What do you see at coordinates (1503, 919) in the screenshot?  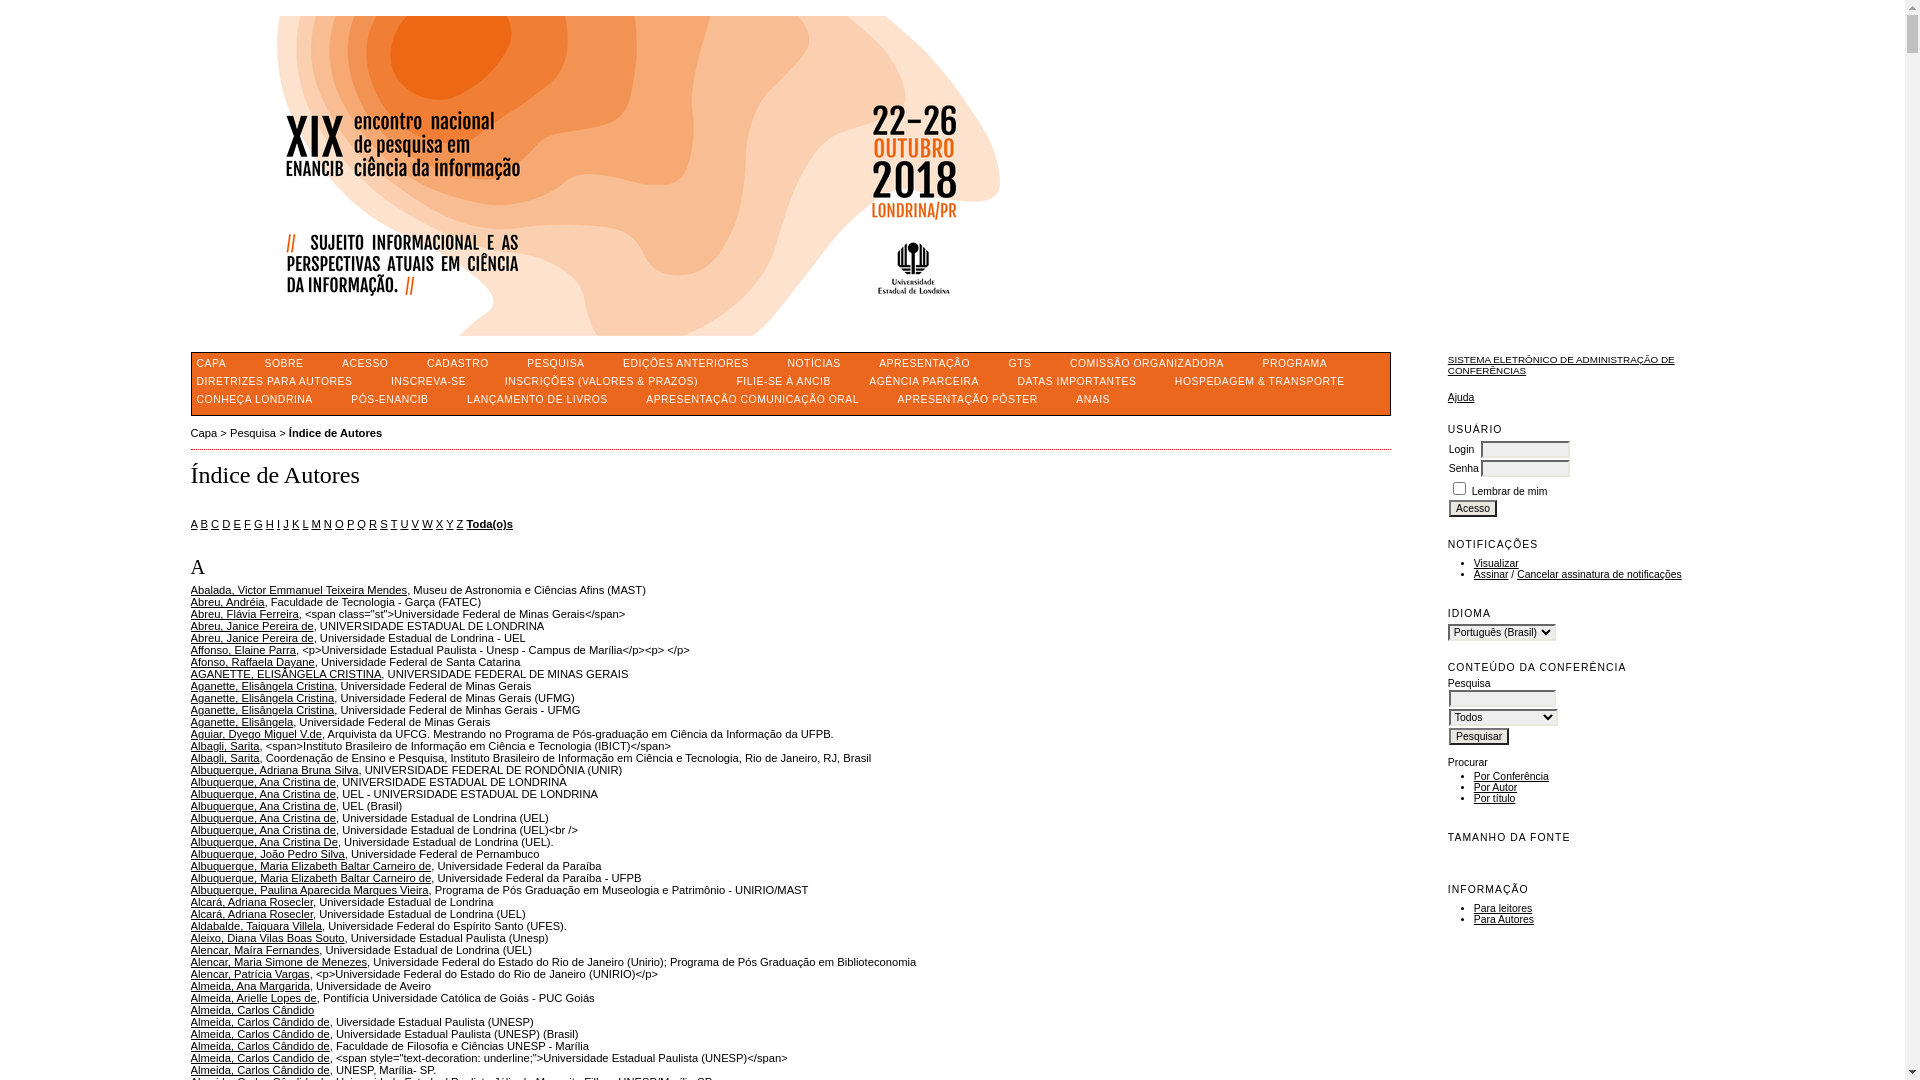 I see `'Para Autores'` at bounding box center [1503, 919].